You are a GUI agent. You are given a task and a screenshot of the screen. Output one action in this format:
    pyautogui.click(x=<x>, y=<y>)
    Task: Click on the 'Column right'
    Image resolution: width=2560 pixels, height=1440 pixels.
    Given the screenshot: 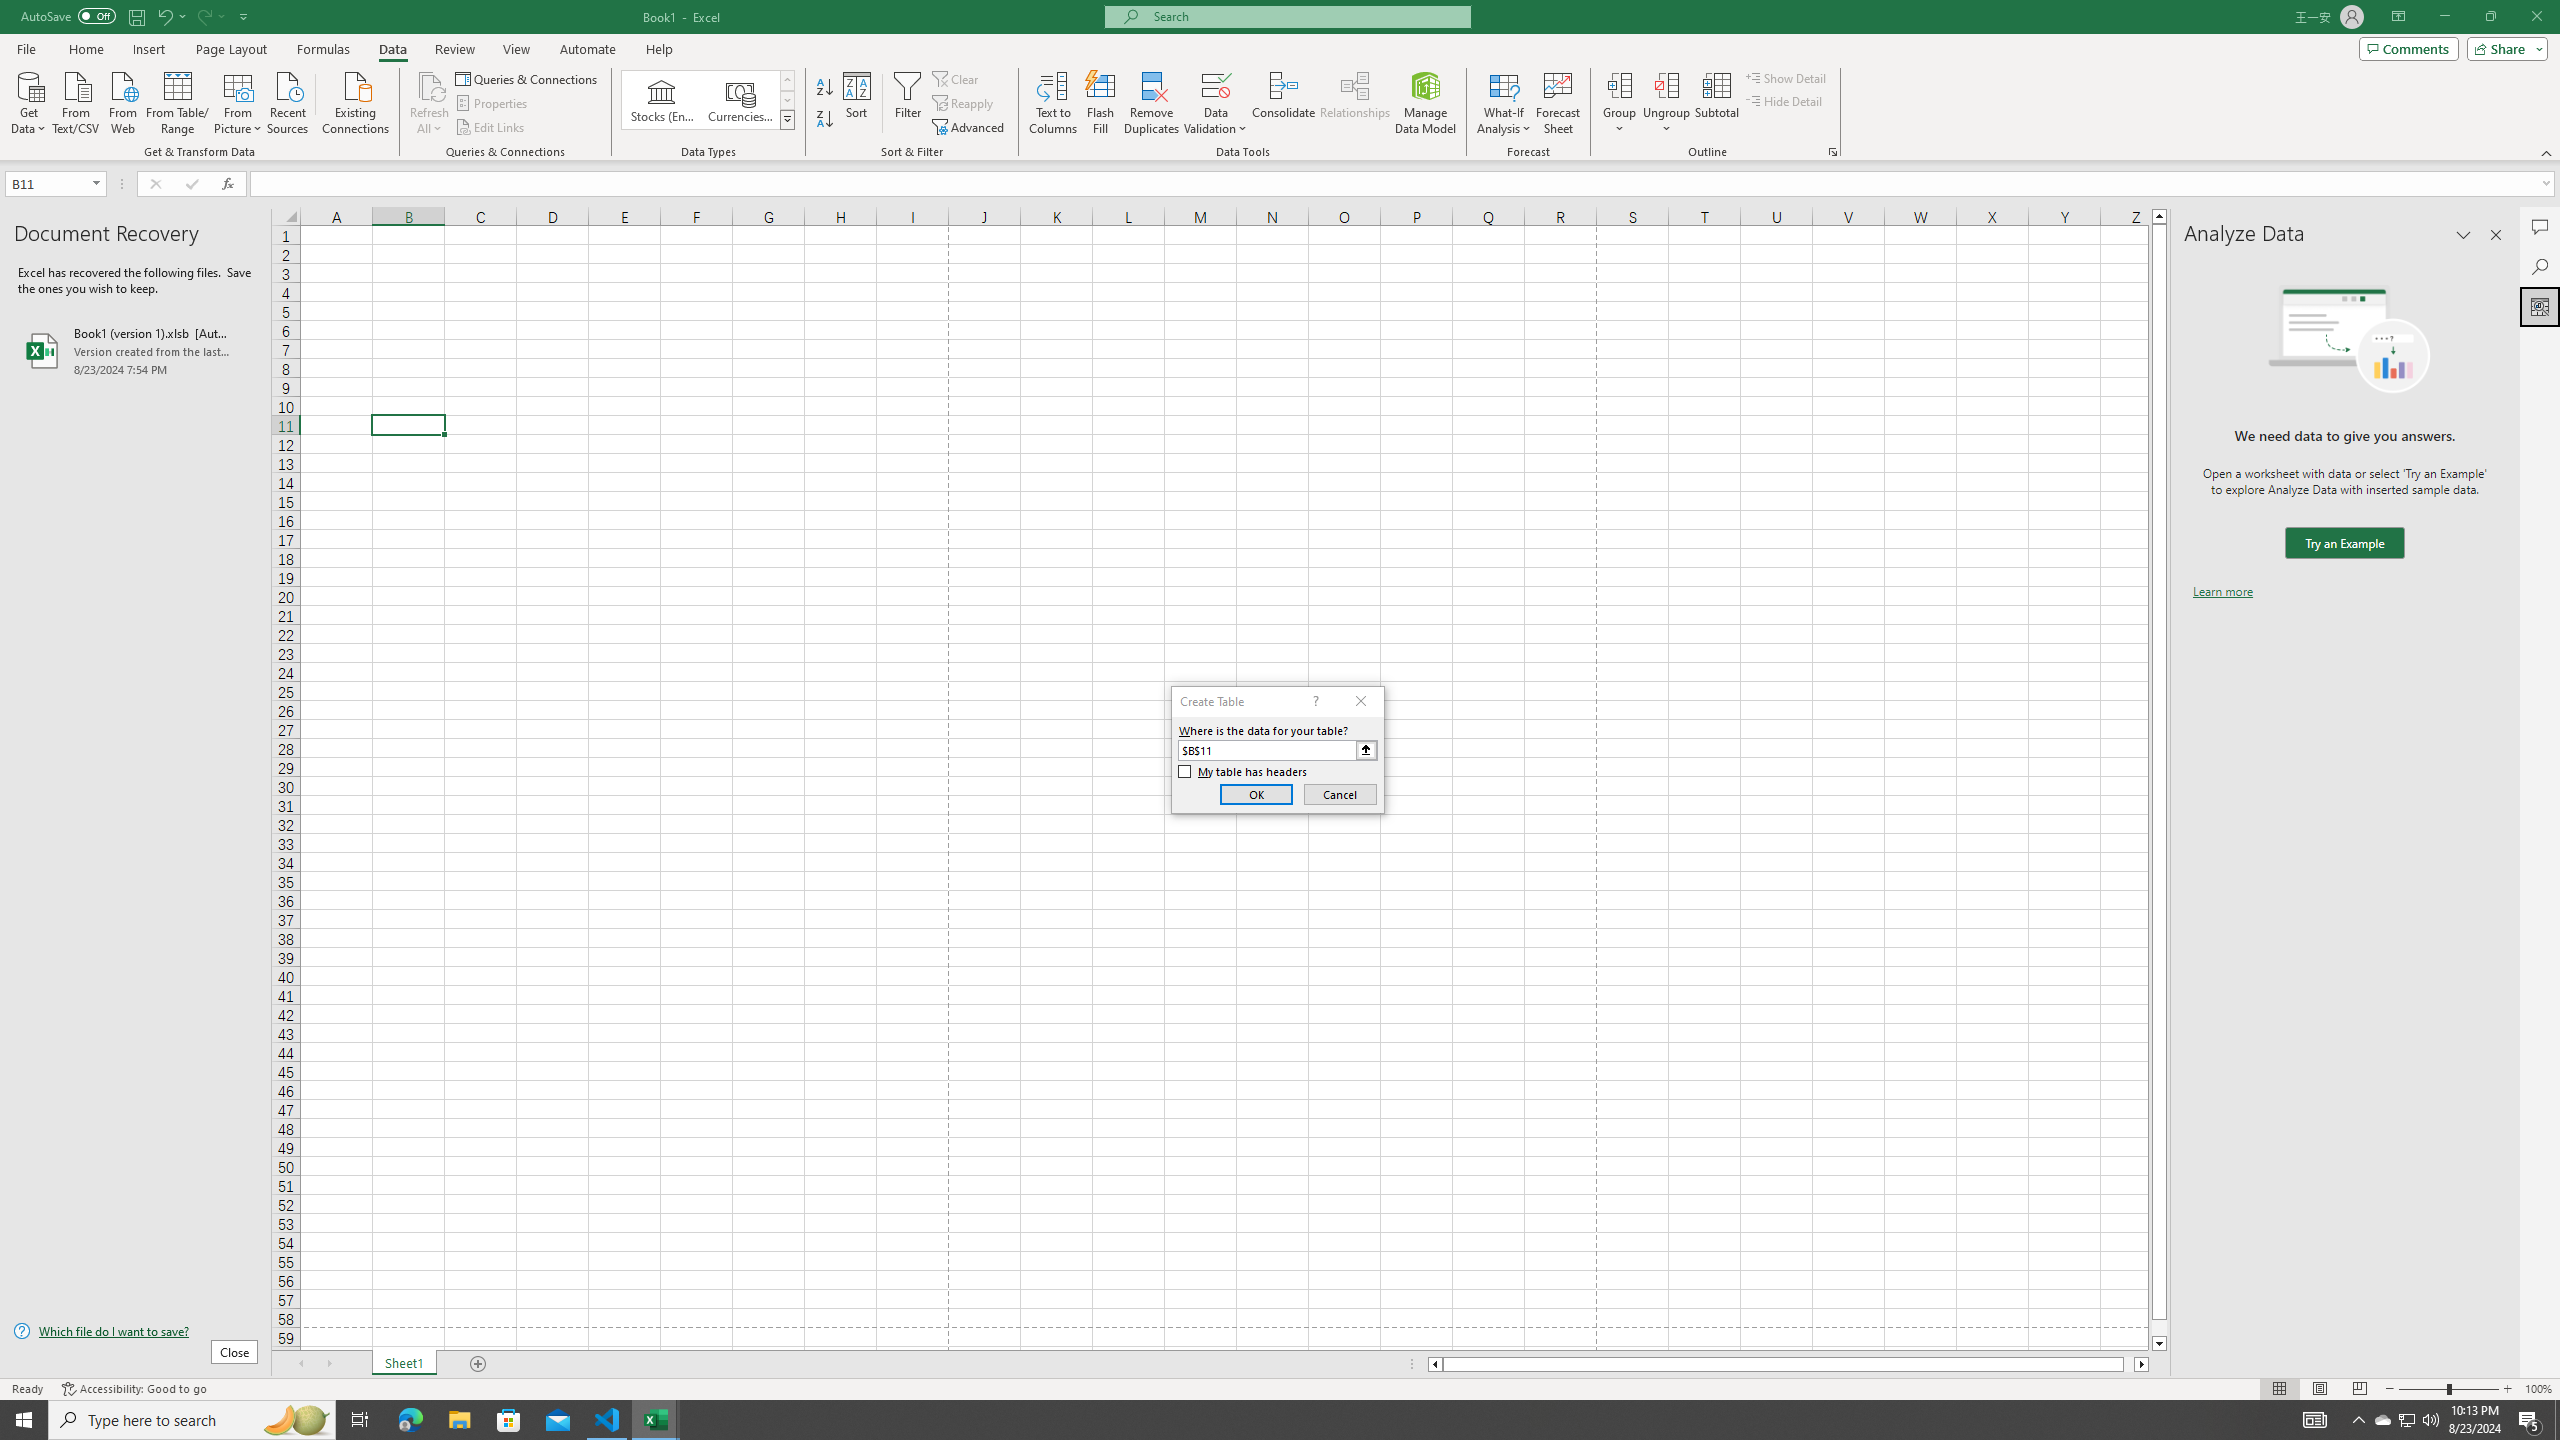 What is the action you would take?
    pyautogui.click(x=2141, y=1363)
    